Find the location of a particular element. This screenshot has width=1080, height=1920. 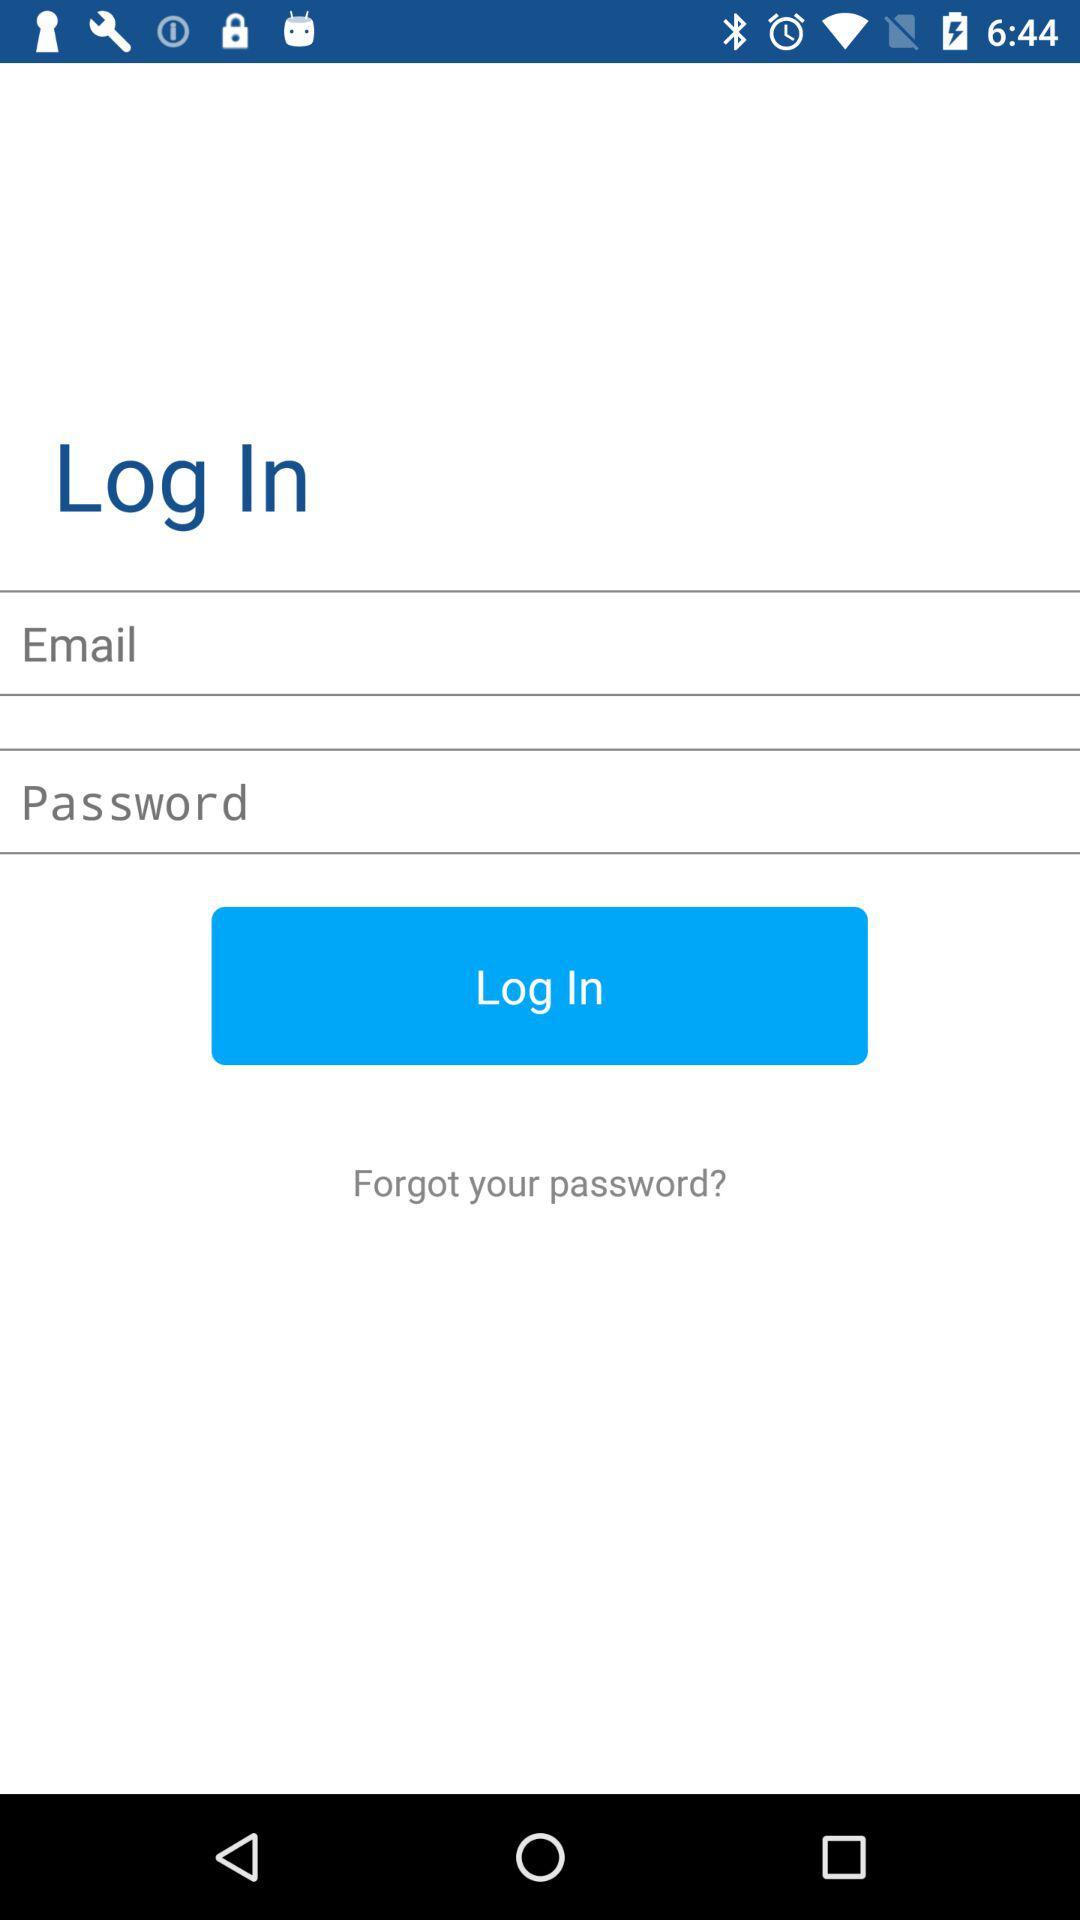

forgot your password? button is located at coordinates (538, 1181).